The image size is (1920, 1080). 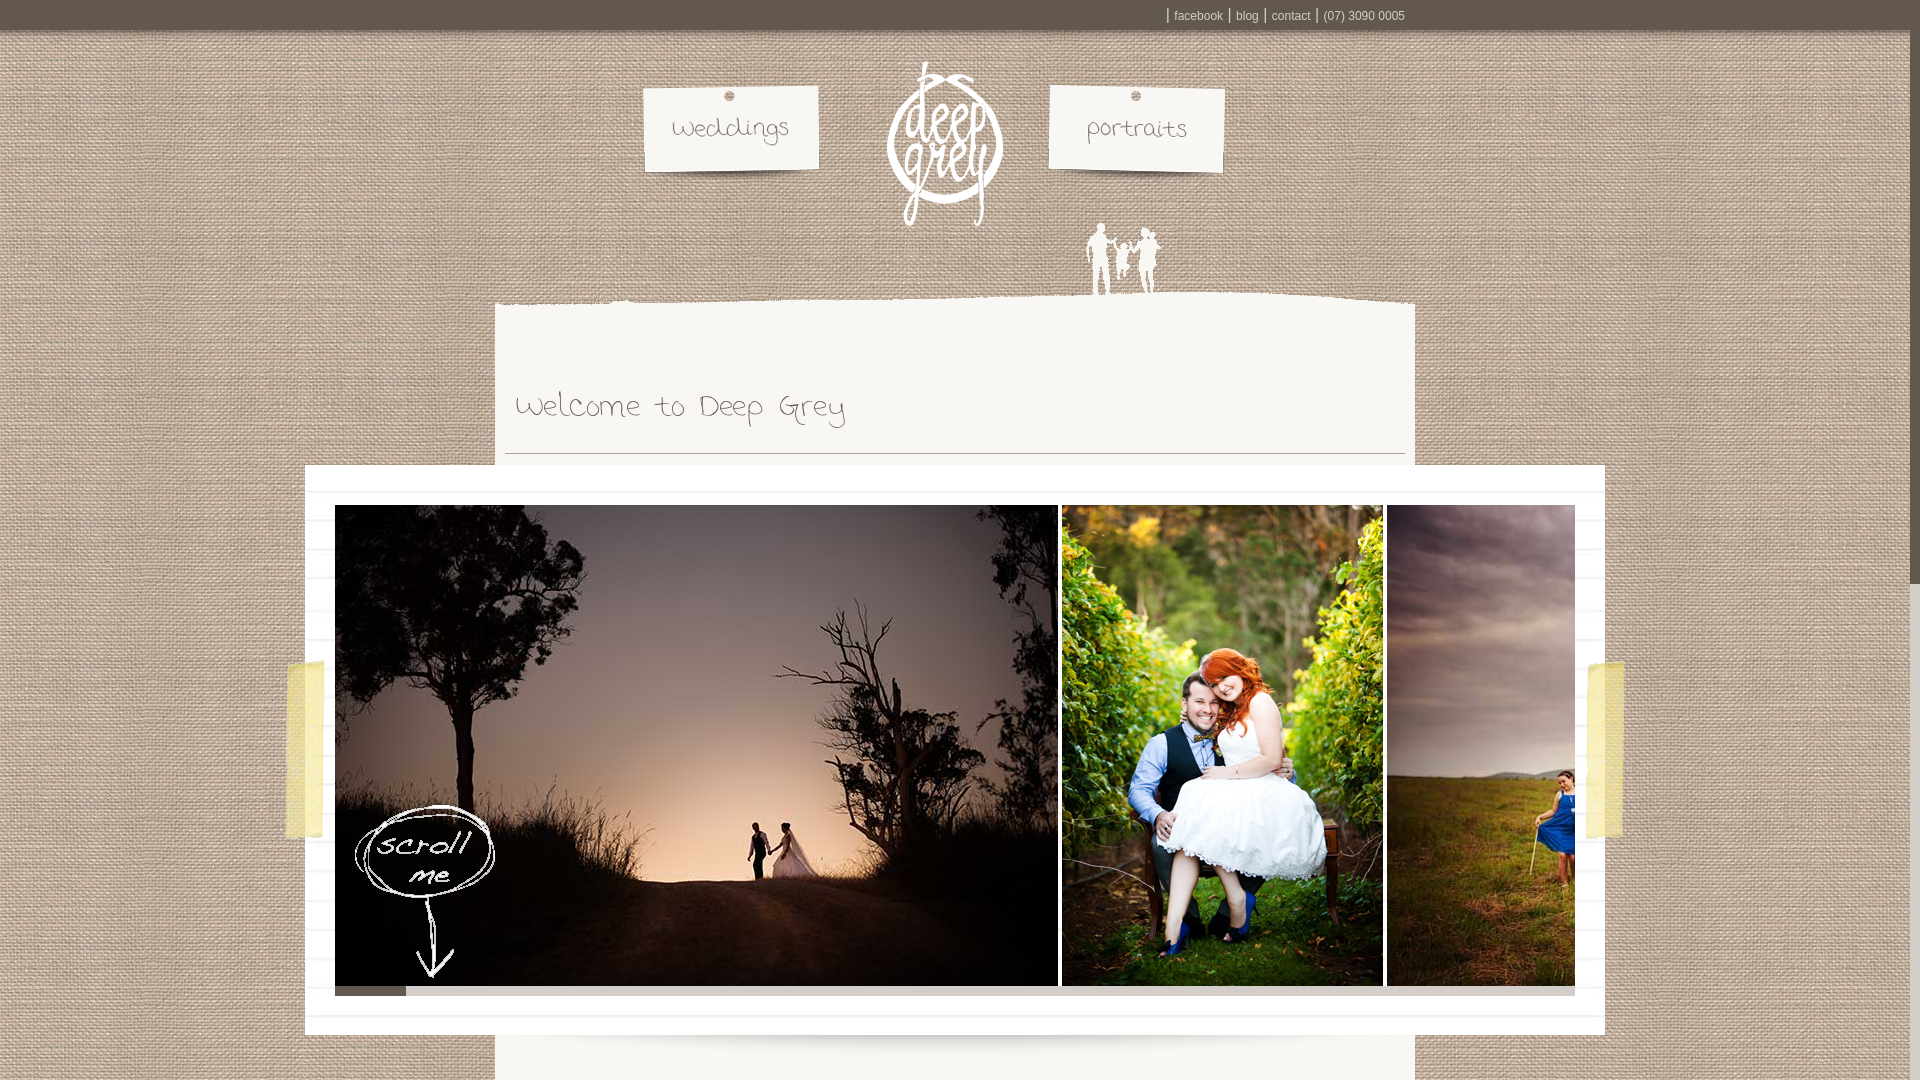 I want to click on 'blog', so click(x=1246, y=15).